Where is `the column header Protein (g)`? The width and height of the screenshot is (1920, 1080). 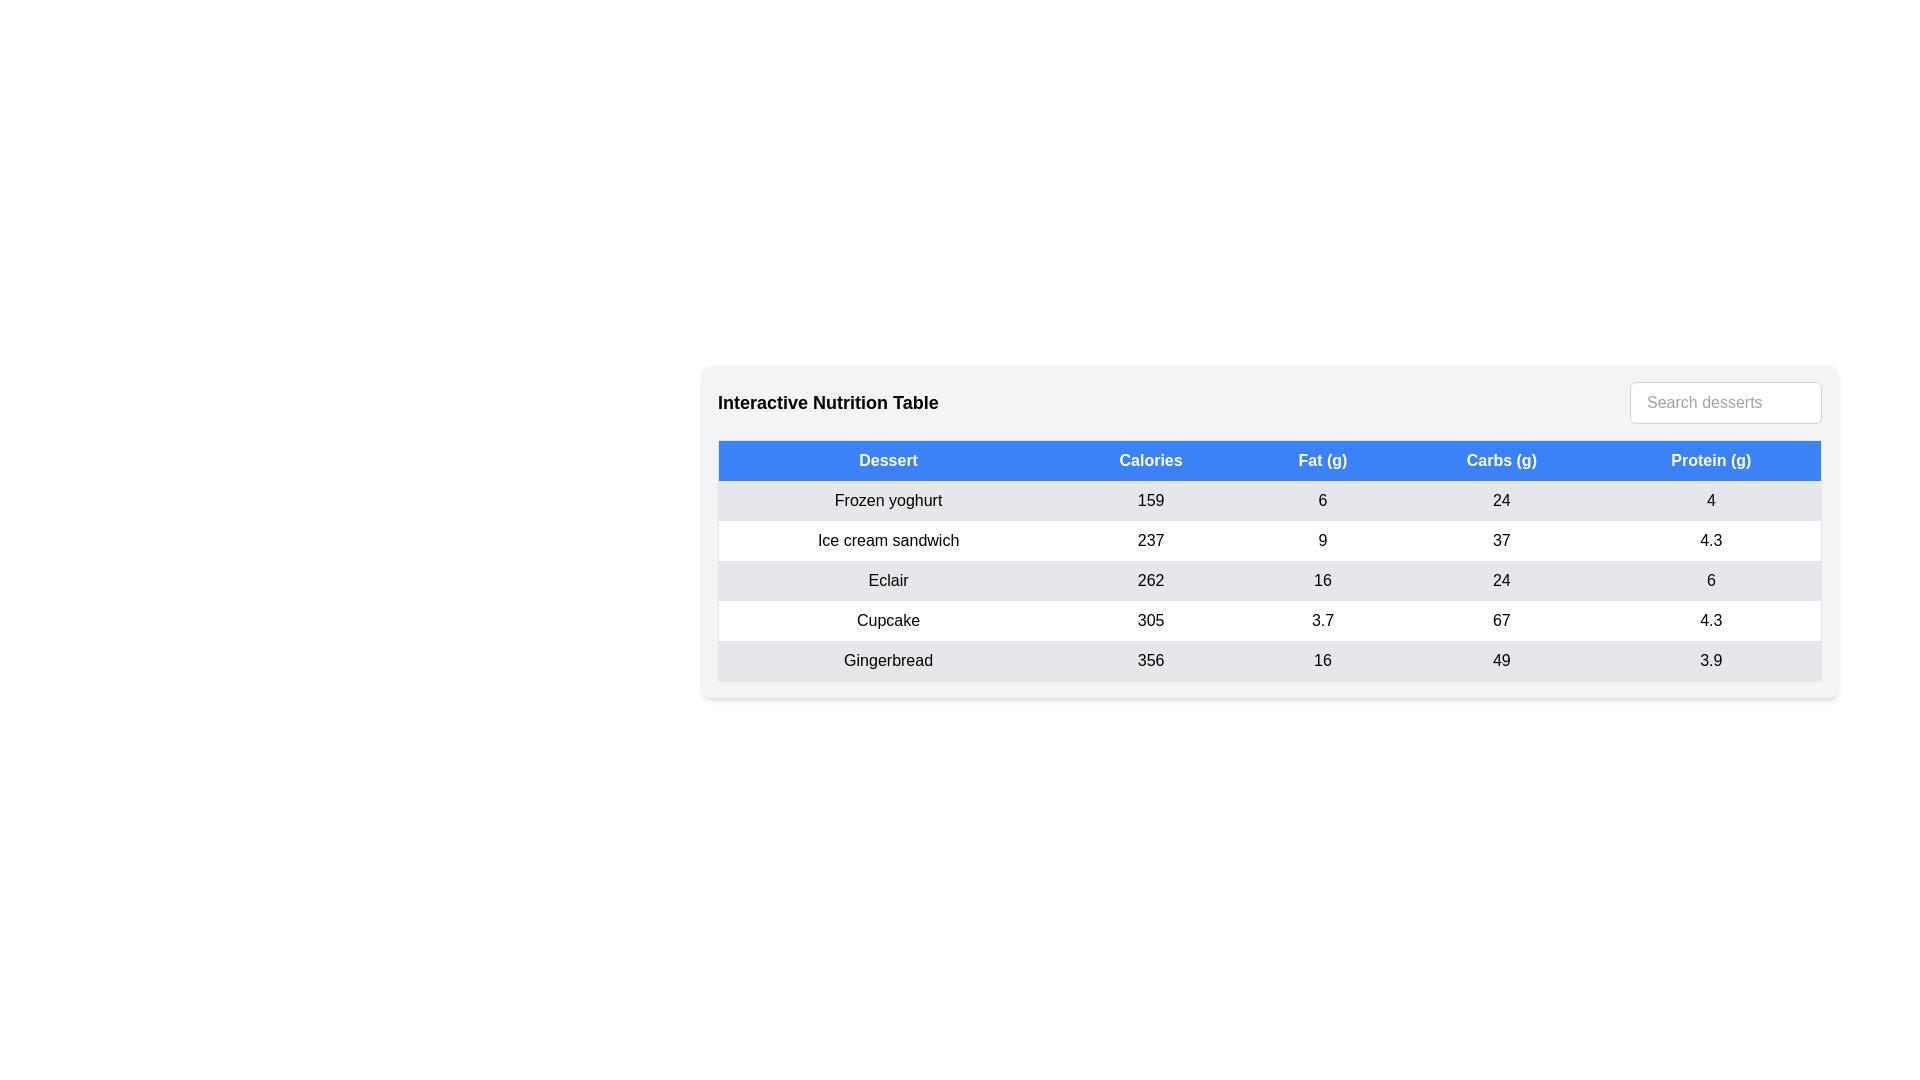 the column header Protein (g) is located at coordinates (1710, 460).